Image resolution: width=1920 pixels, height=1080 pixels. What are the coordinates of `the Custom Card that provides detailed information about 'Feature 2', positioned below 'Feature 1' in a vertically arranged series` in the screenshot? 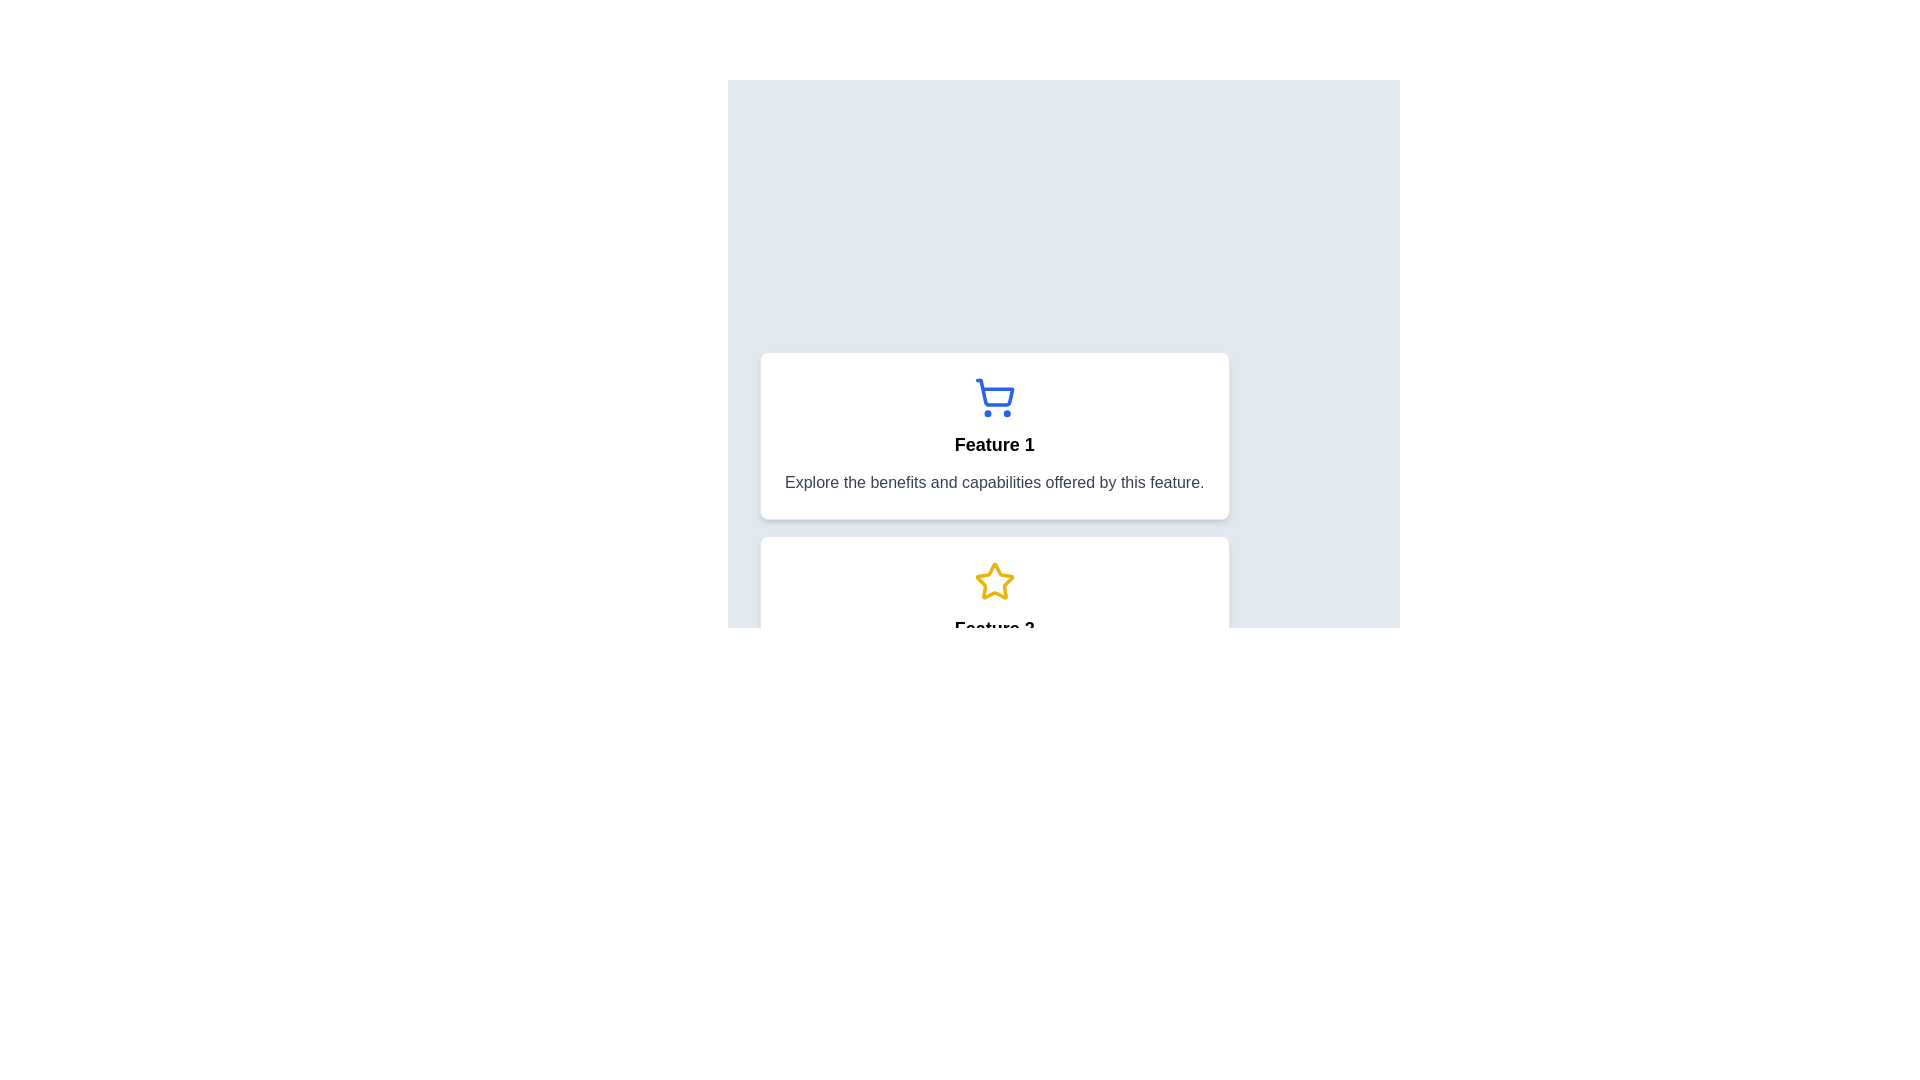 It's located at (994, 619).